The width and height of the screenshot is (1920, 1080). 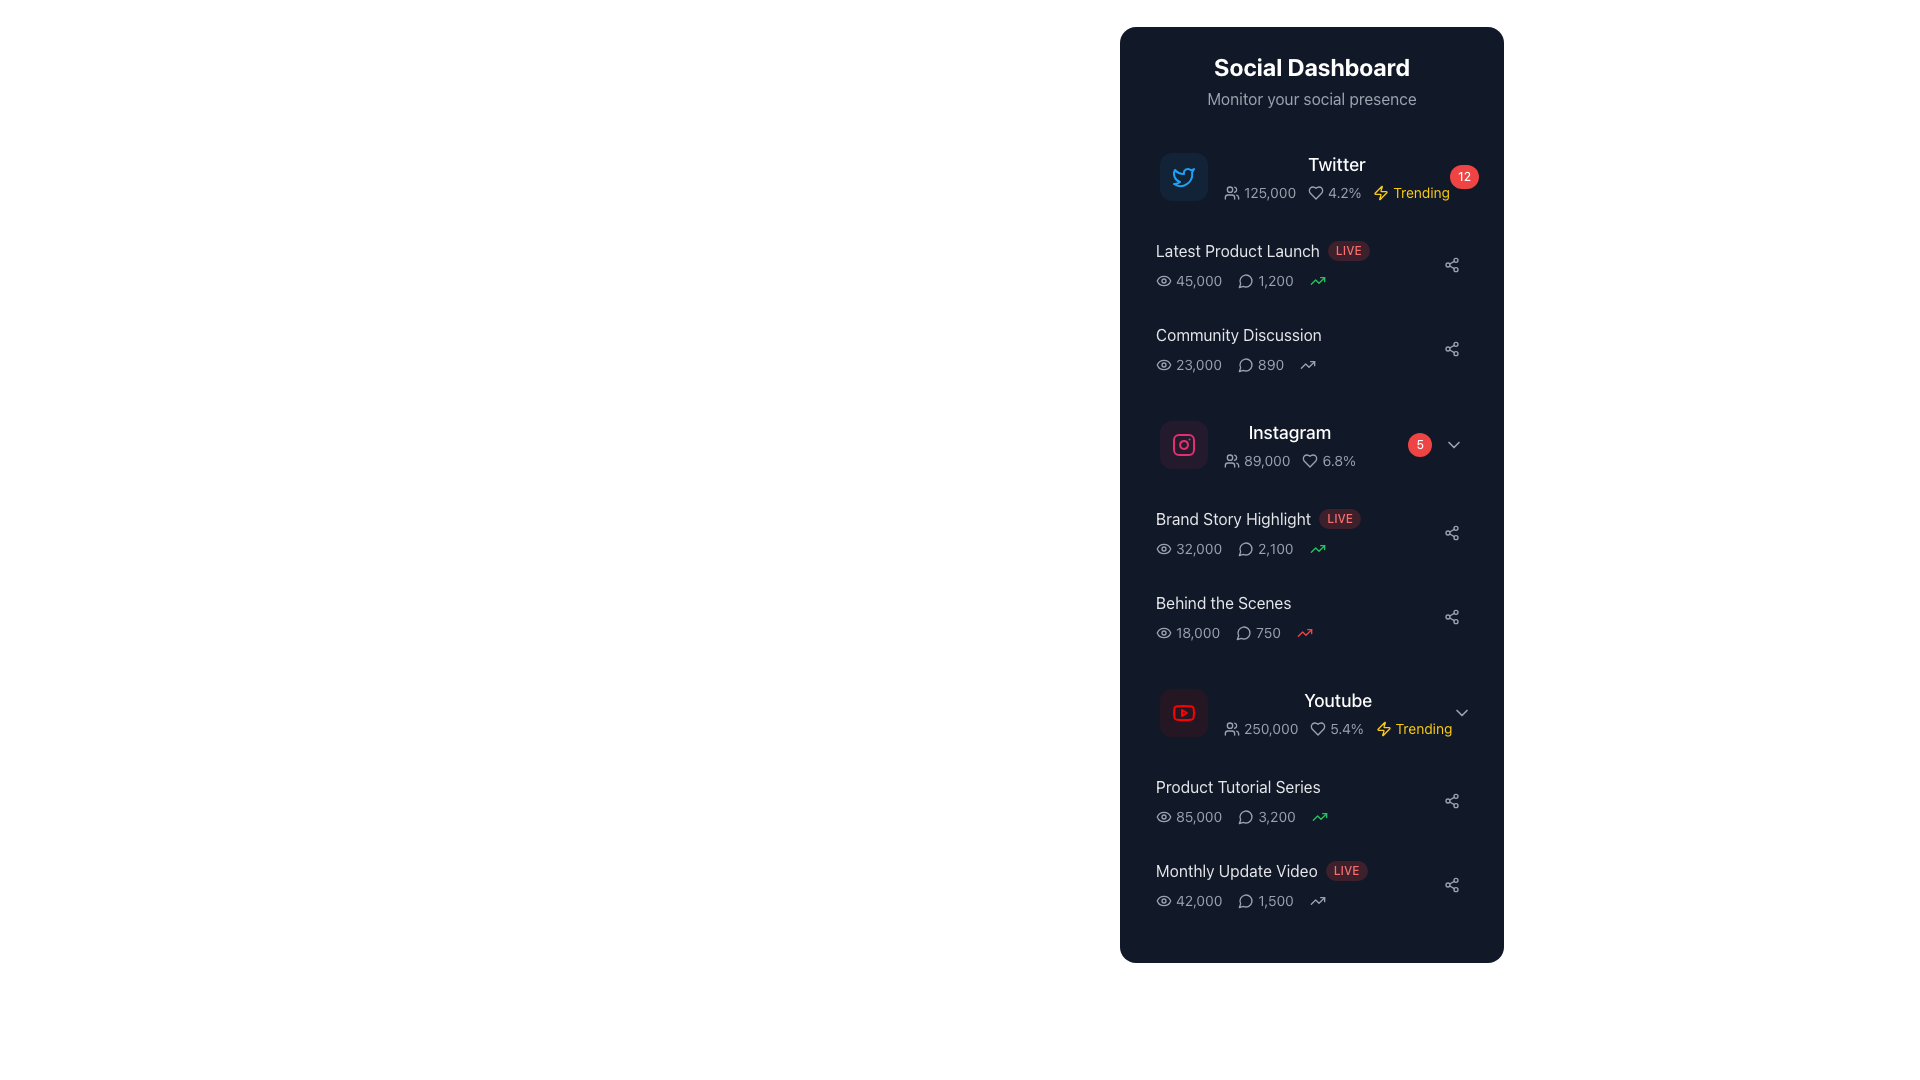 What do you see at coordinates (1454, 443) in the screenshot?
I see `the rightward chevron arrow icon, which is styled in light gray and located next to a red badge displaying '5' in the Instagram section of the dashboard` at bounding box center [1454, 443].